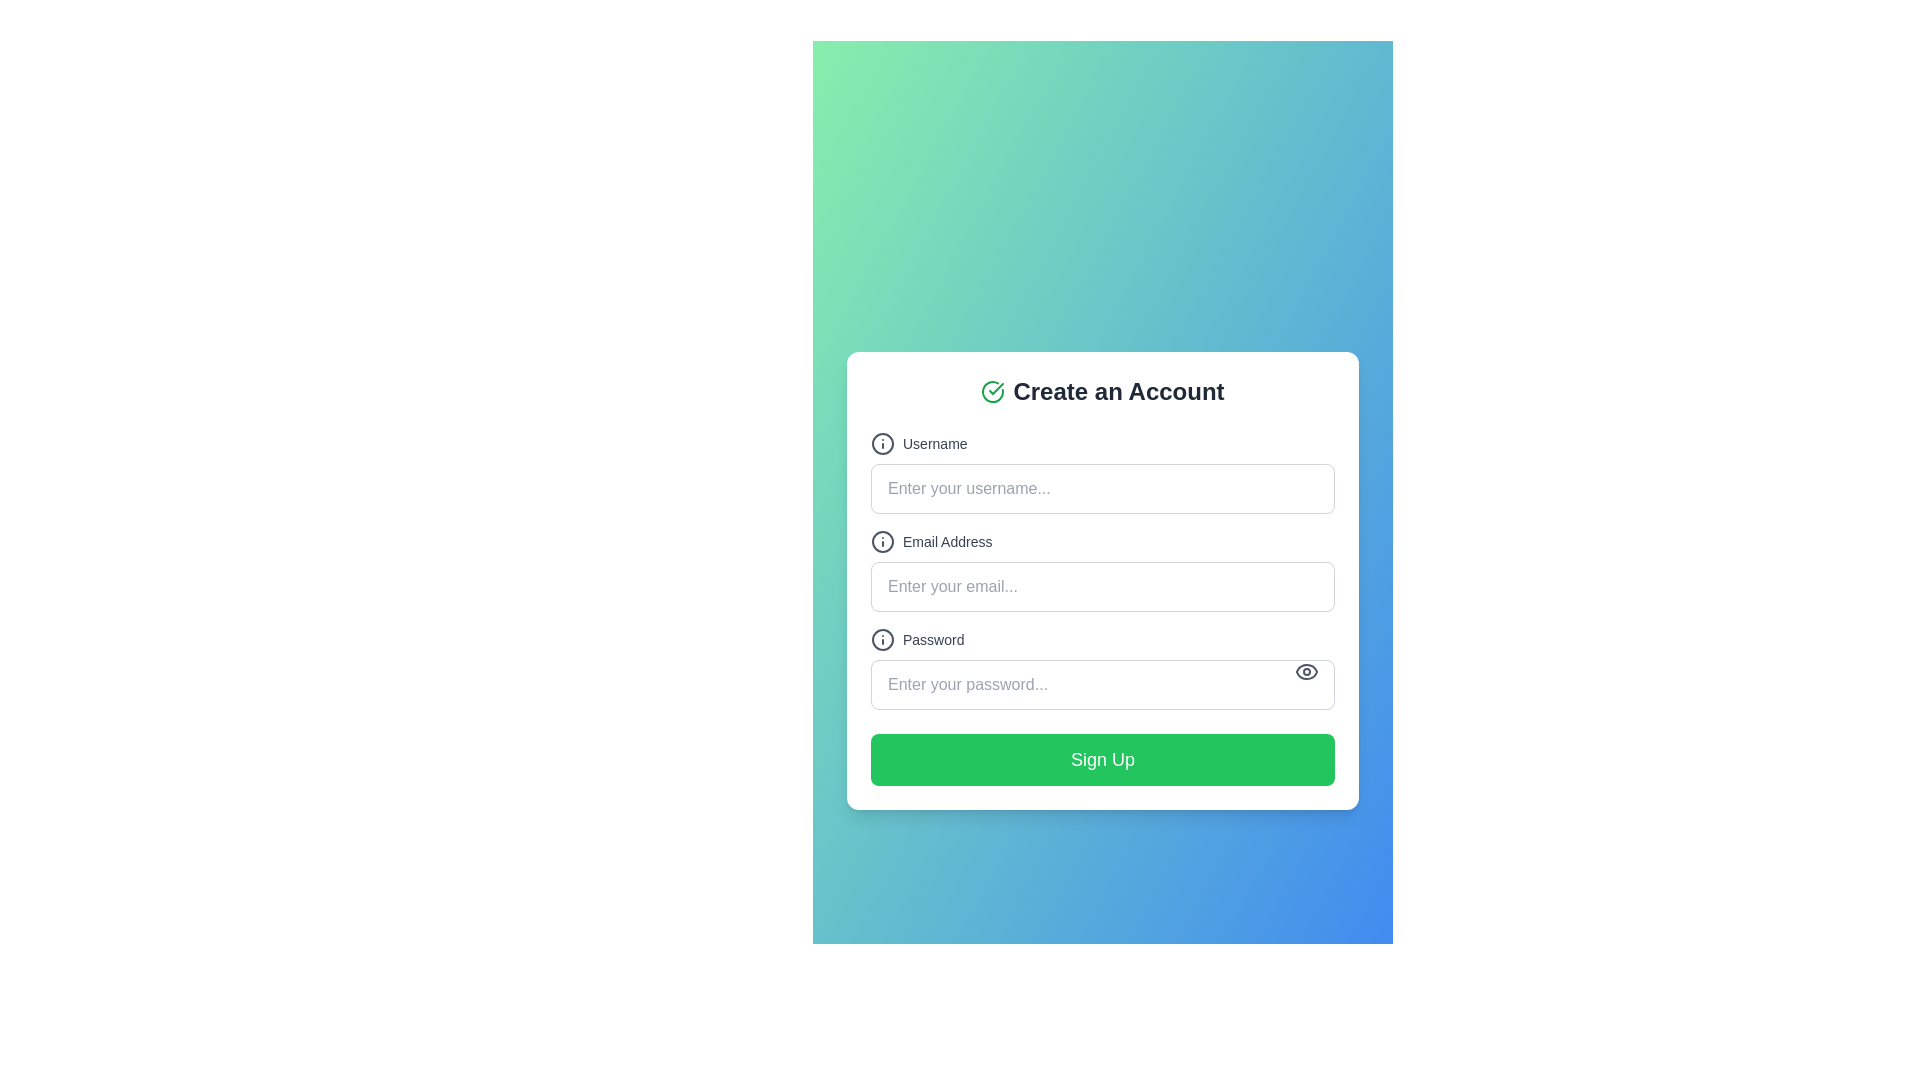  I want to click on the 'Username' label, which is a small gray text displayed above the username input field and adjacent to an icon, so click(934, 442).